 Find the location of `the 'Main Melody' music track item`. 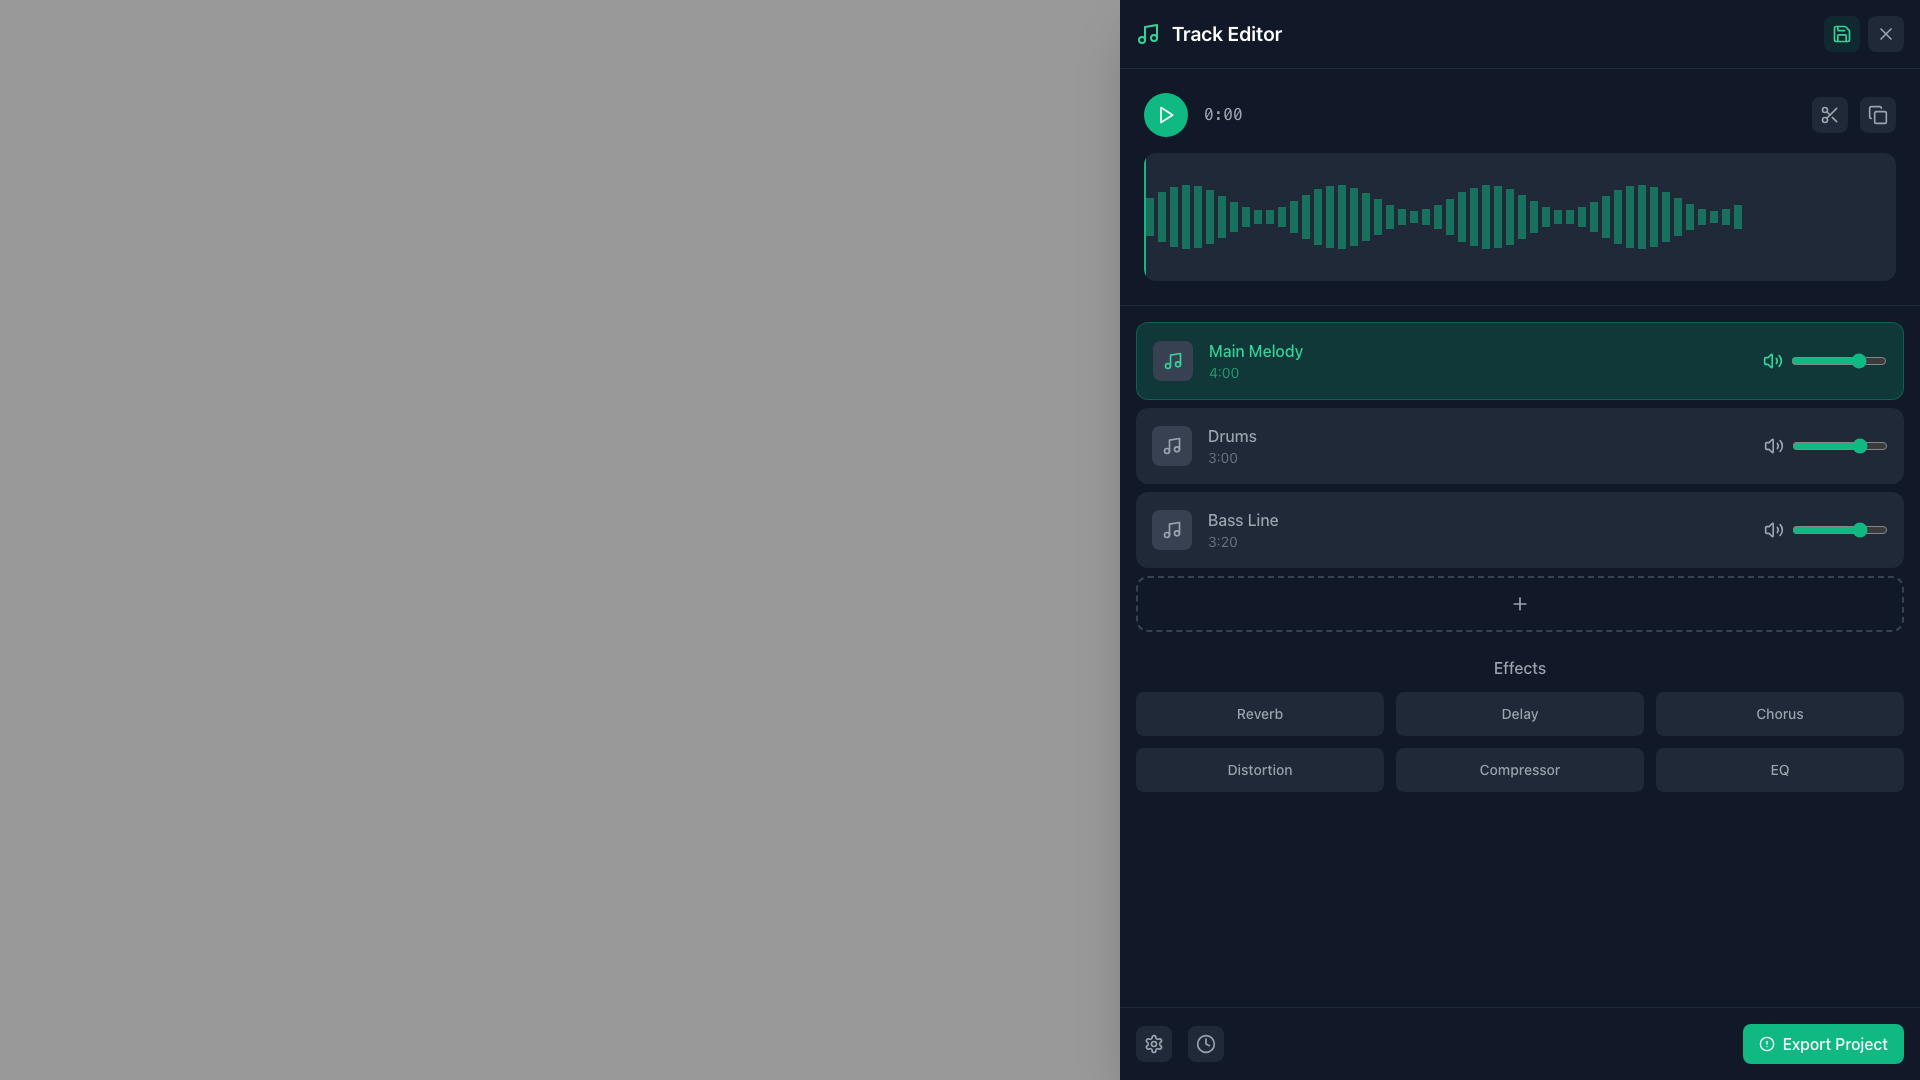

the 'Main Melody' music track item is located at coordinates (1520, 361).